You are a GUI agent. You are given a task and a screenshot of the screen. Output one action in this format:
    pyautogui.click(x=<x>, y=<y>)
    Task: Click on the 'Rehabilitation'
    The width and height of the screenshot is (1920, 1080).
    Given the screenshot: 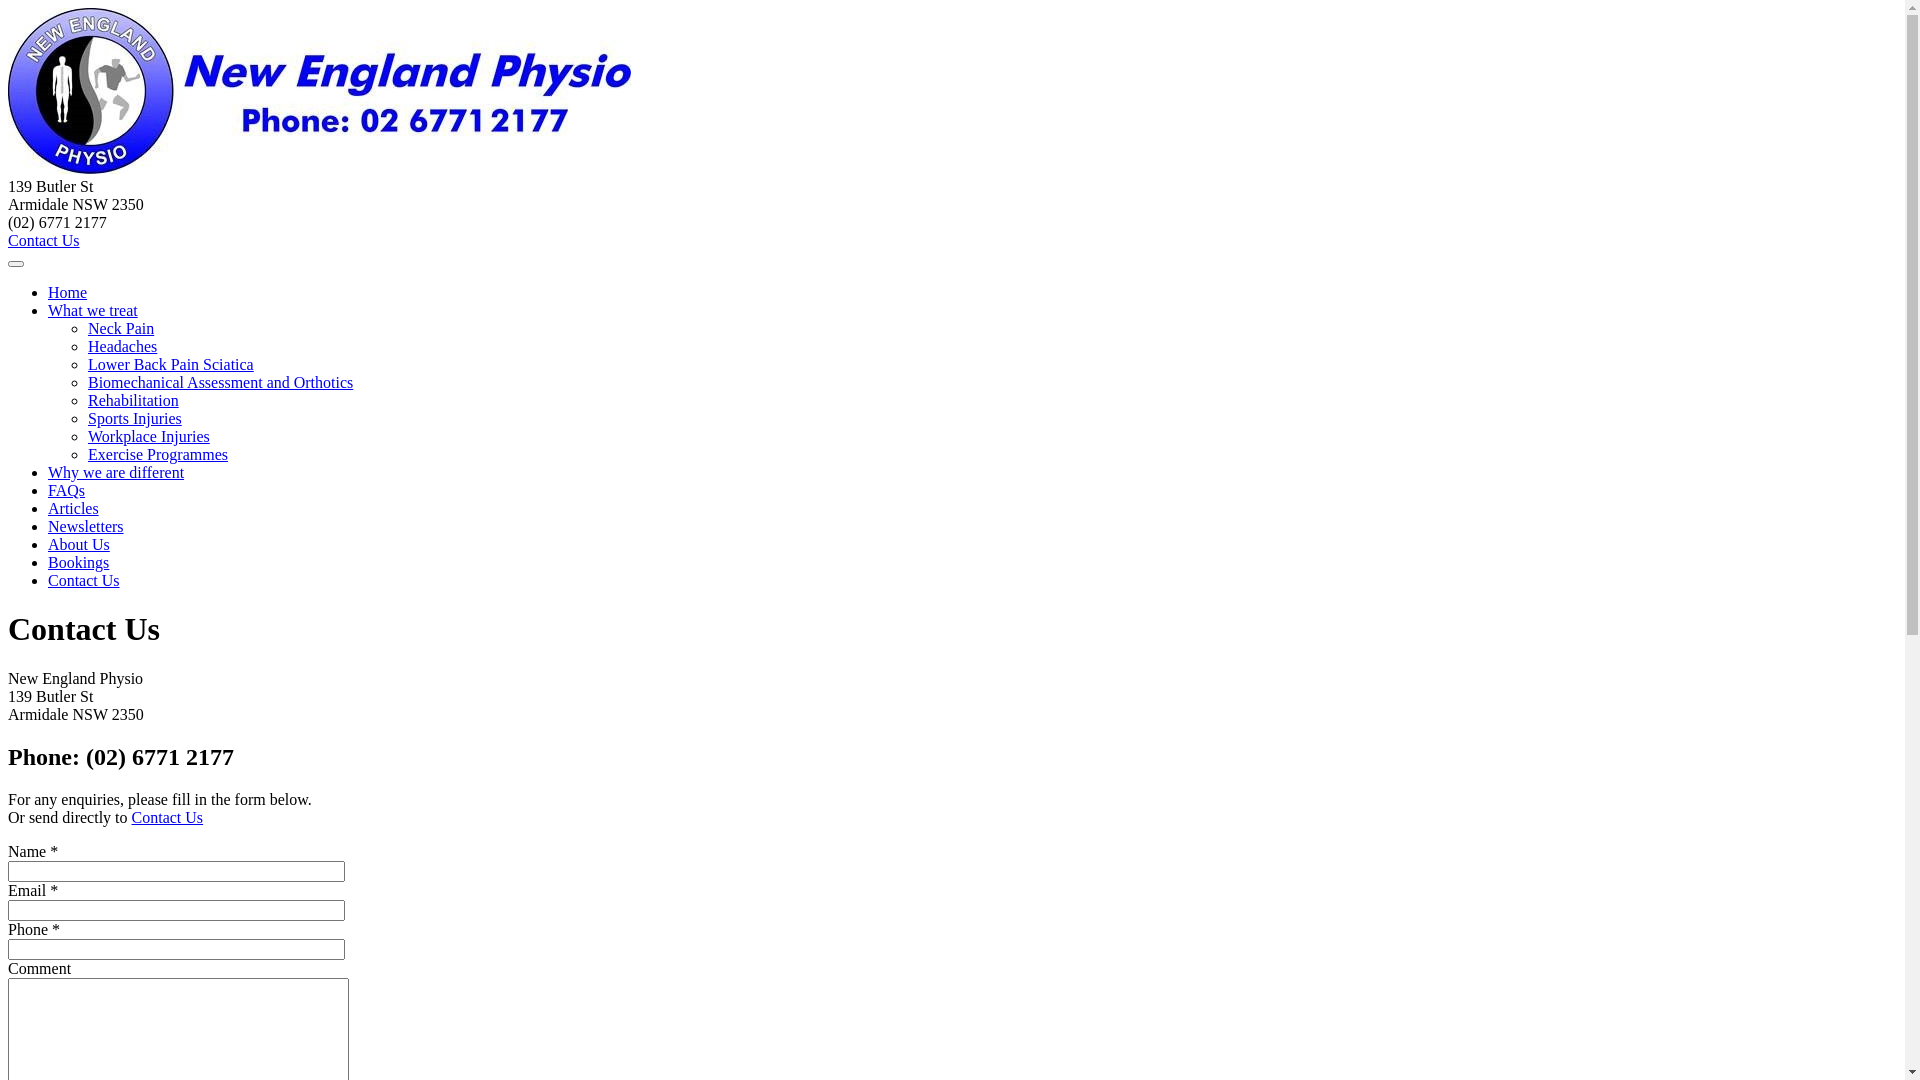 What is the action you would take?
    pyautogui.click(x=86, y=400)
    